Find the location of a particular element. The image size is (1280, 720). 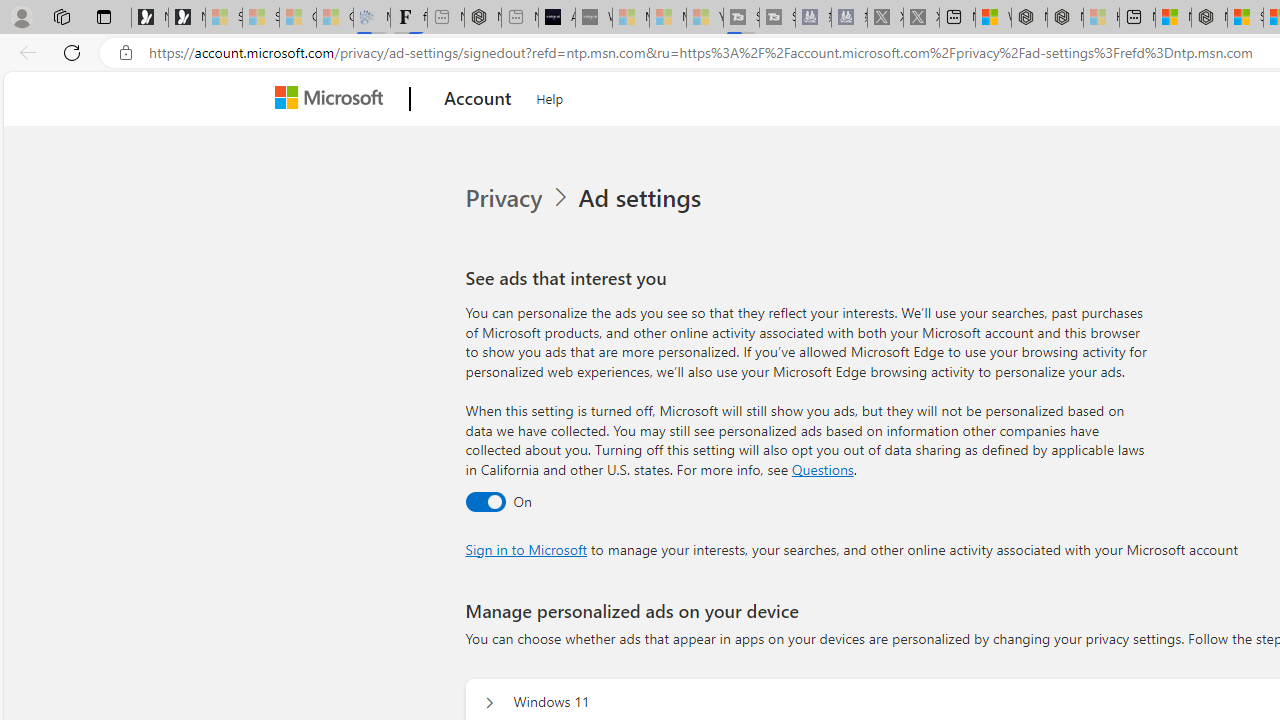

'Streaming Coverage | T3 - Sleeping' is located at coordinates (740, 17).